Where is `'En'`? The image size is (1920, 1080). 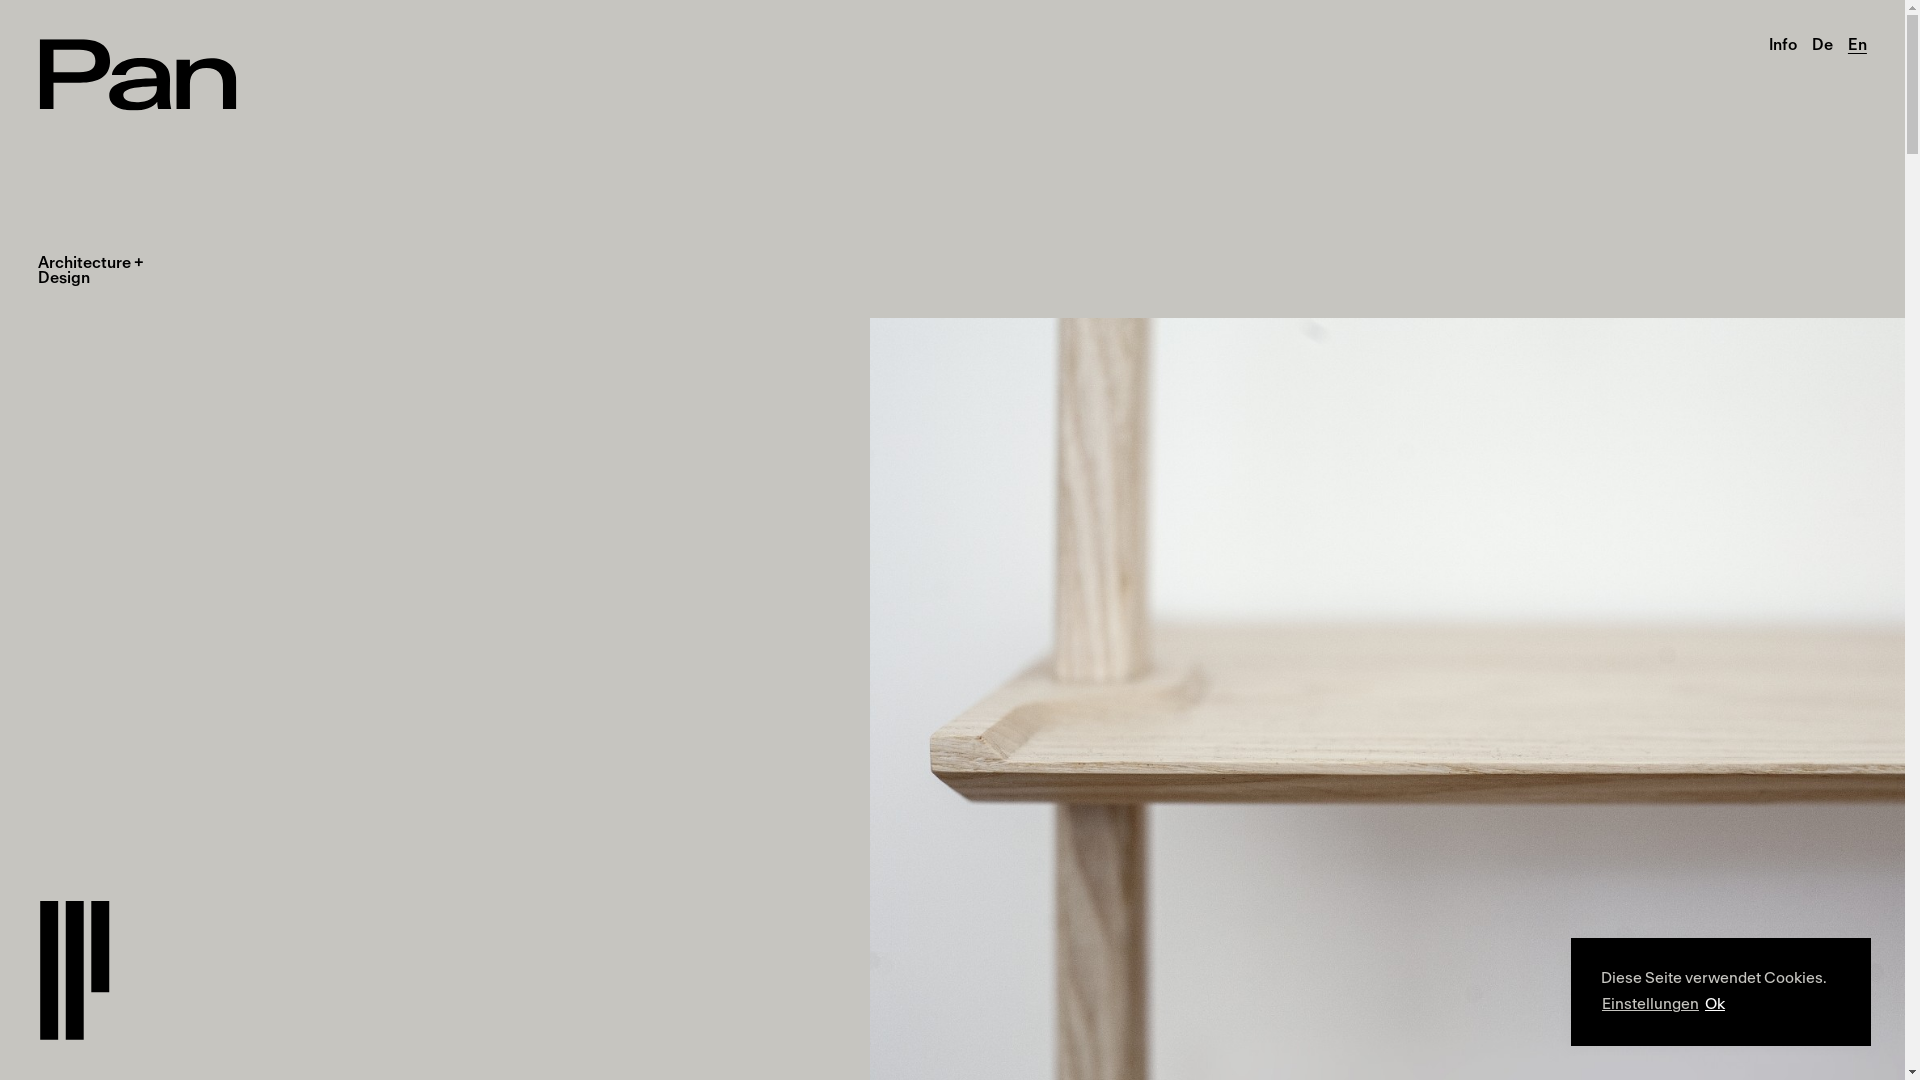 'En' is located at coordinates (1847, 45).